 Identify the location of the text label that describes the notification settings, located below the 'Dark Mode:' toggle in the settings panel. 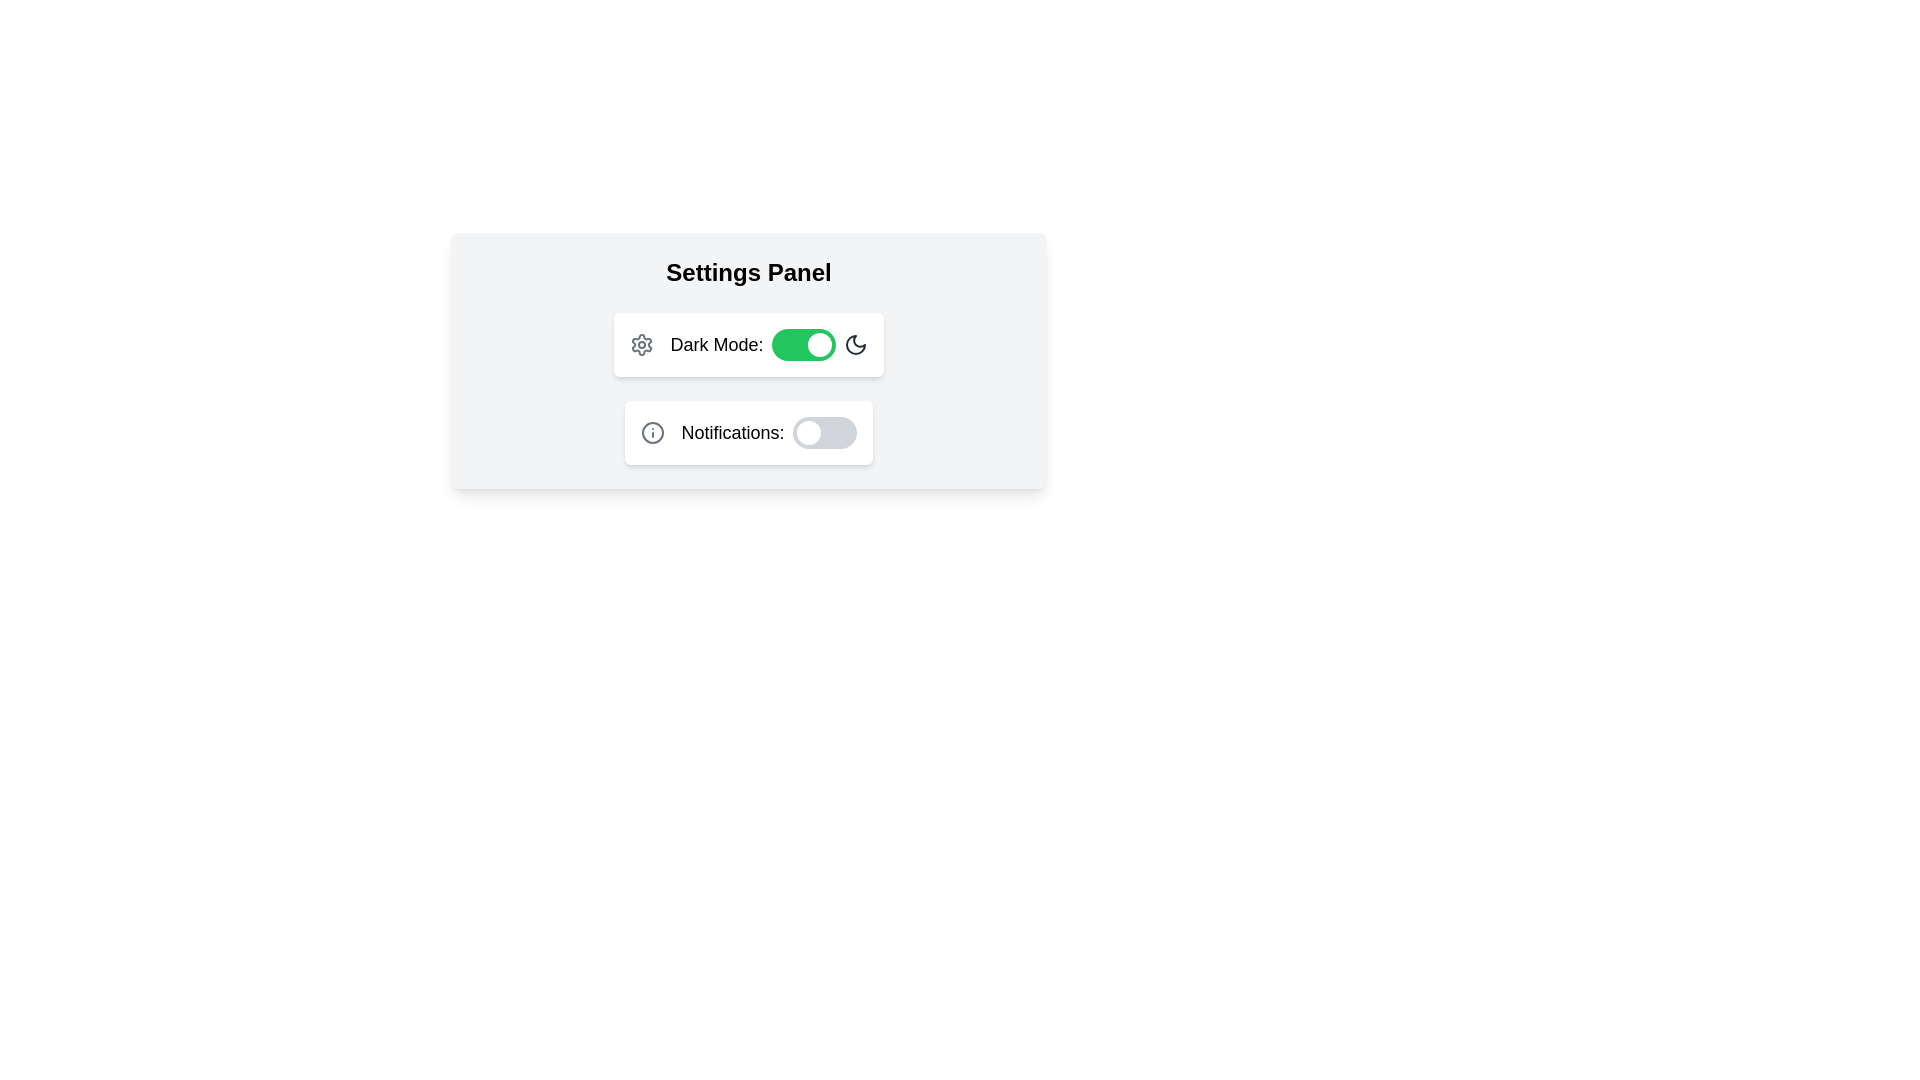
(732, 431).